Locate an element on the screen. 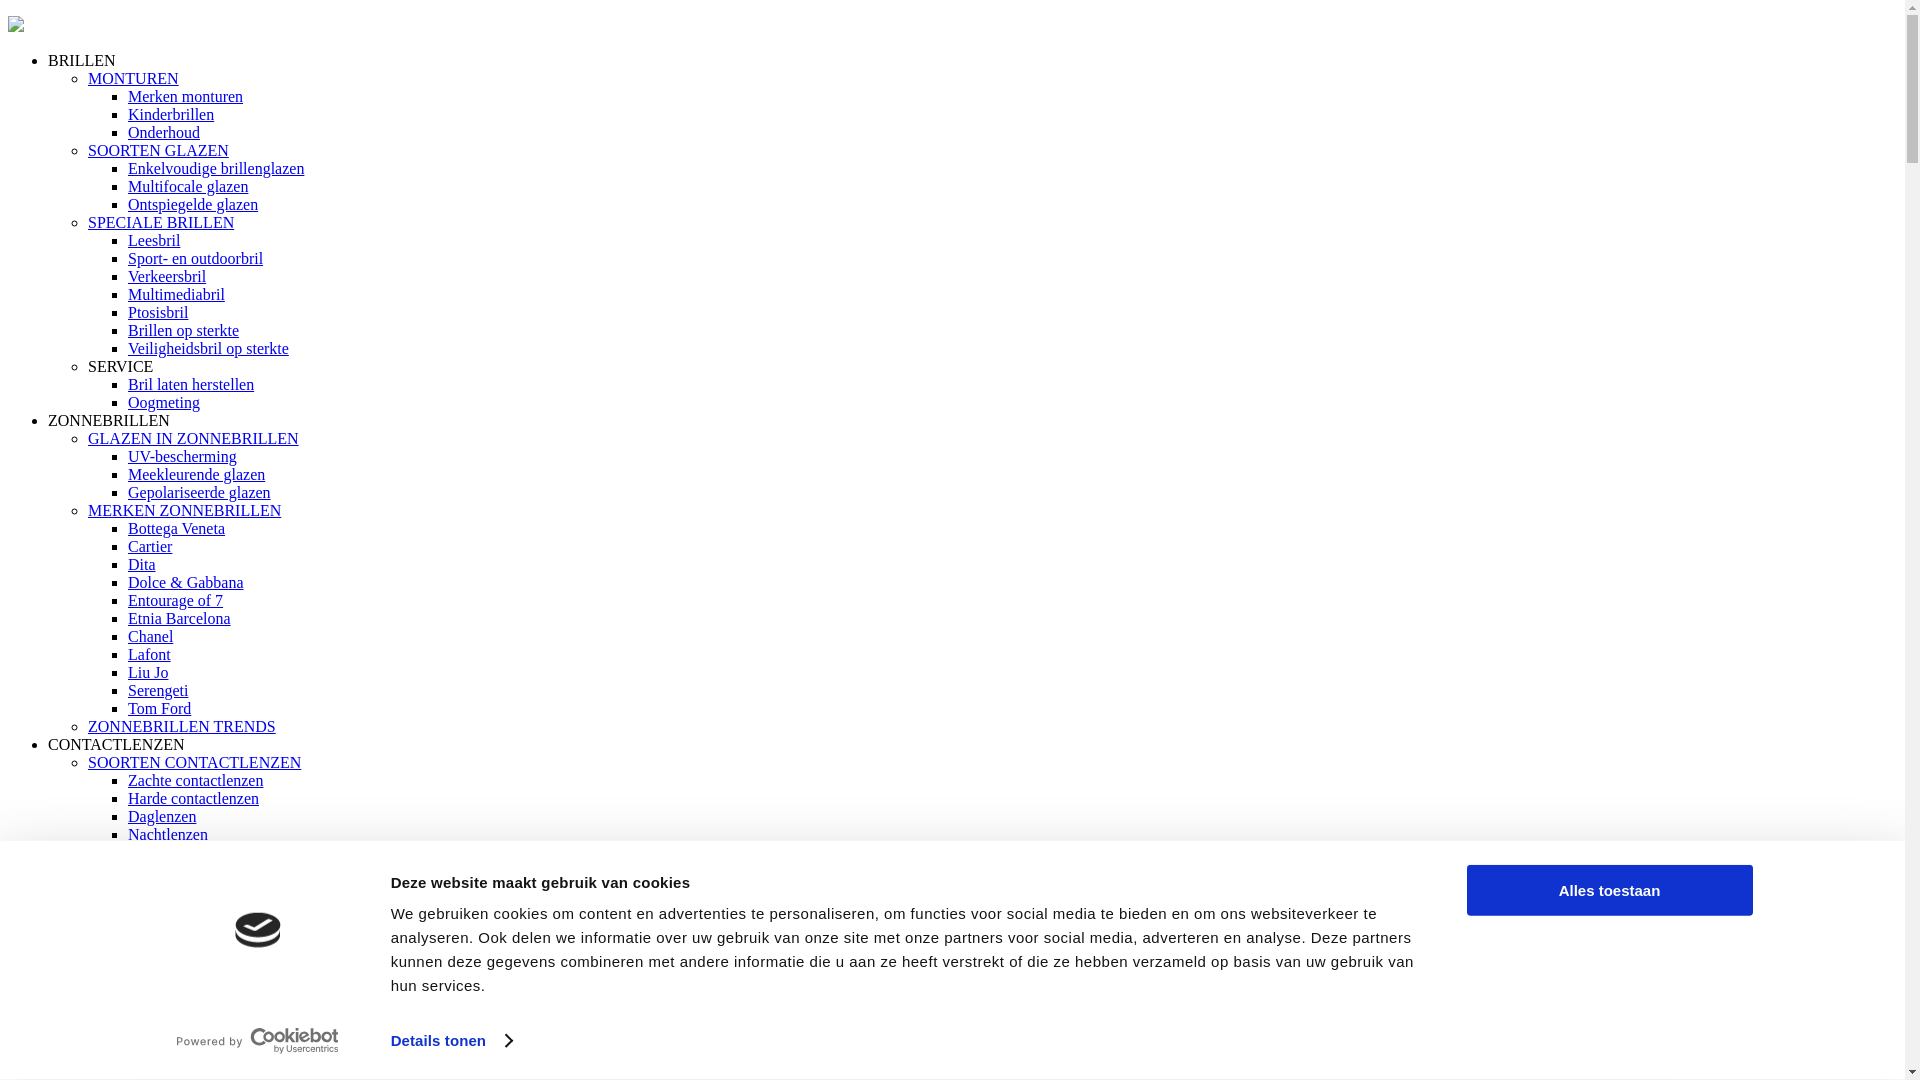  'MONTUREN' is located at coordinates (132, 77).